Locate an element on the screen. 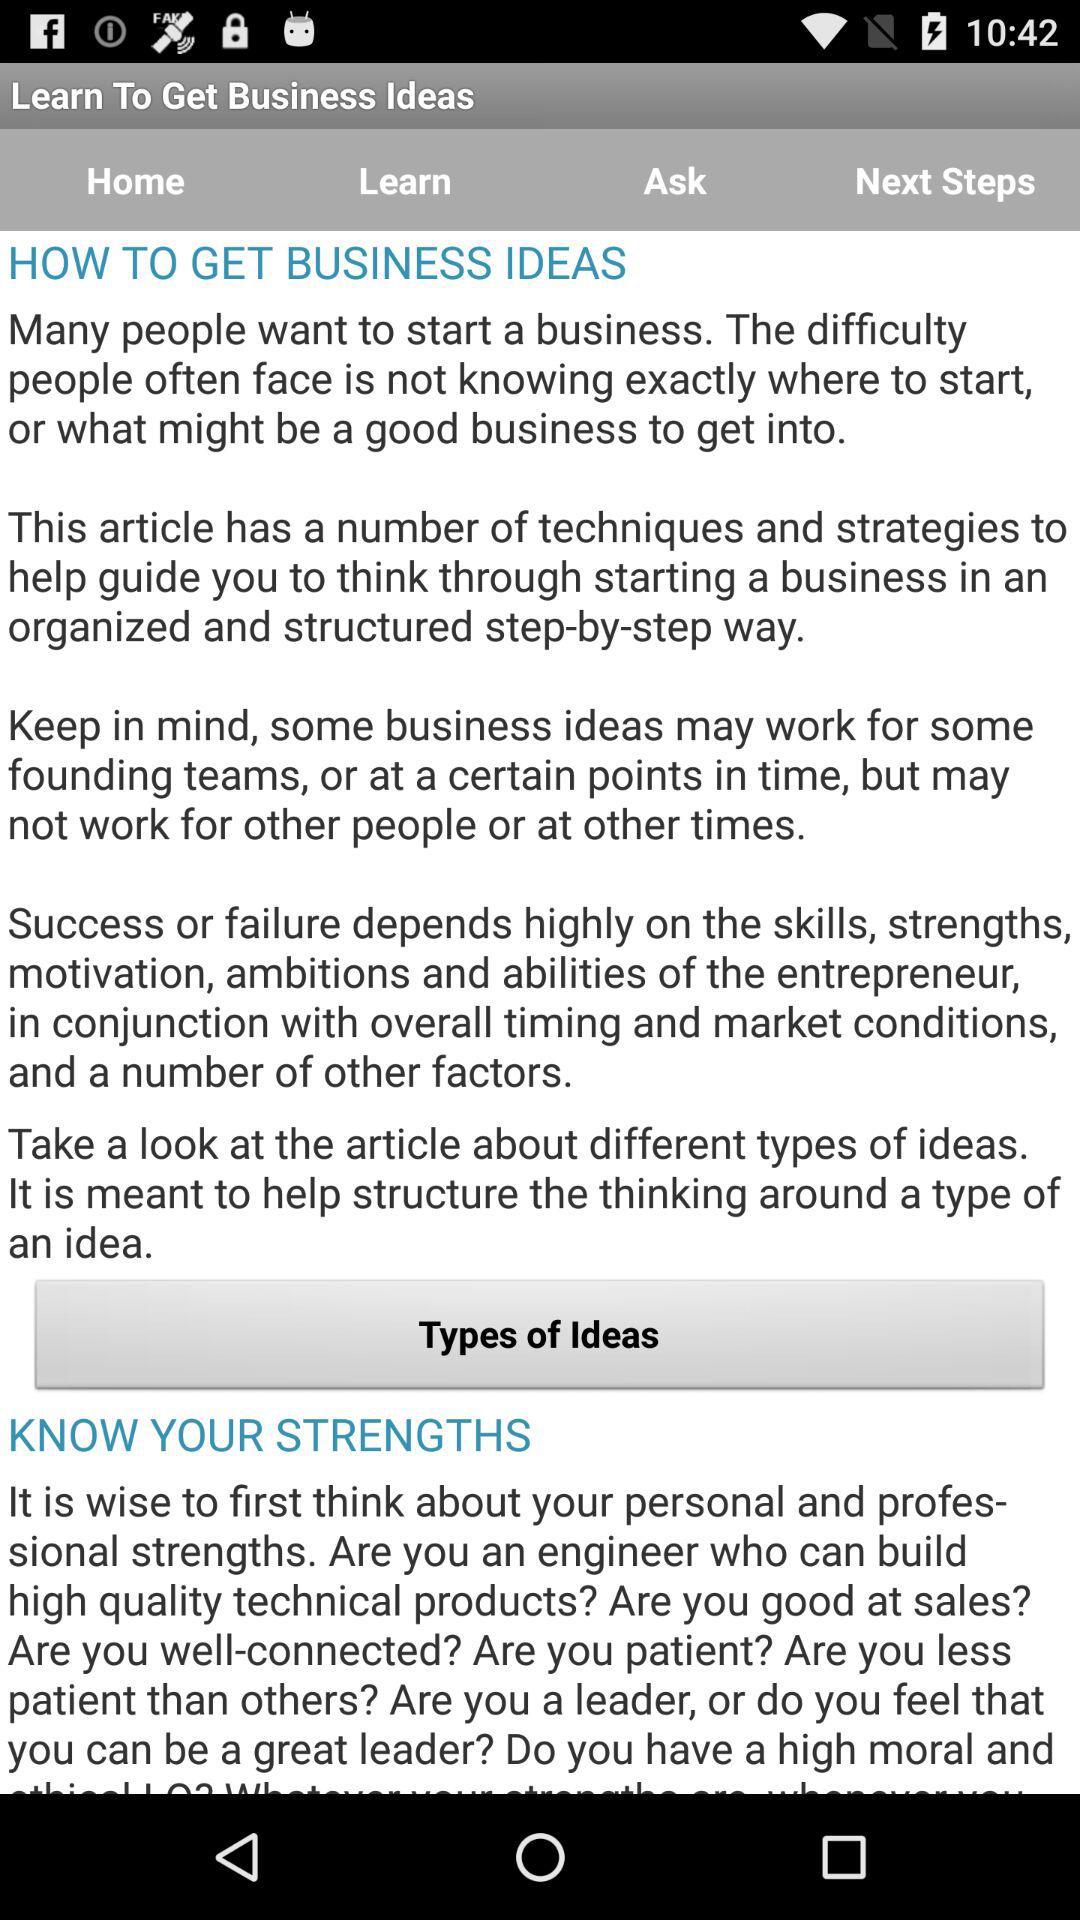  the next steps icon is located at coordinates (945, 180).